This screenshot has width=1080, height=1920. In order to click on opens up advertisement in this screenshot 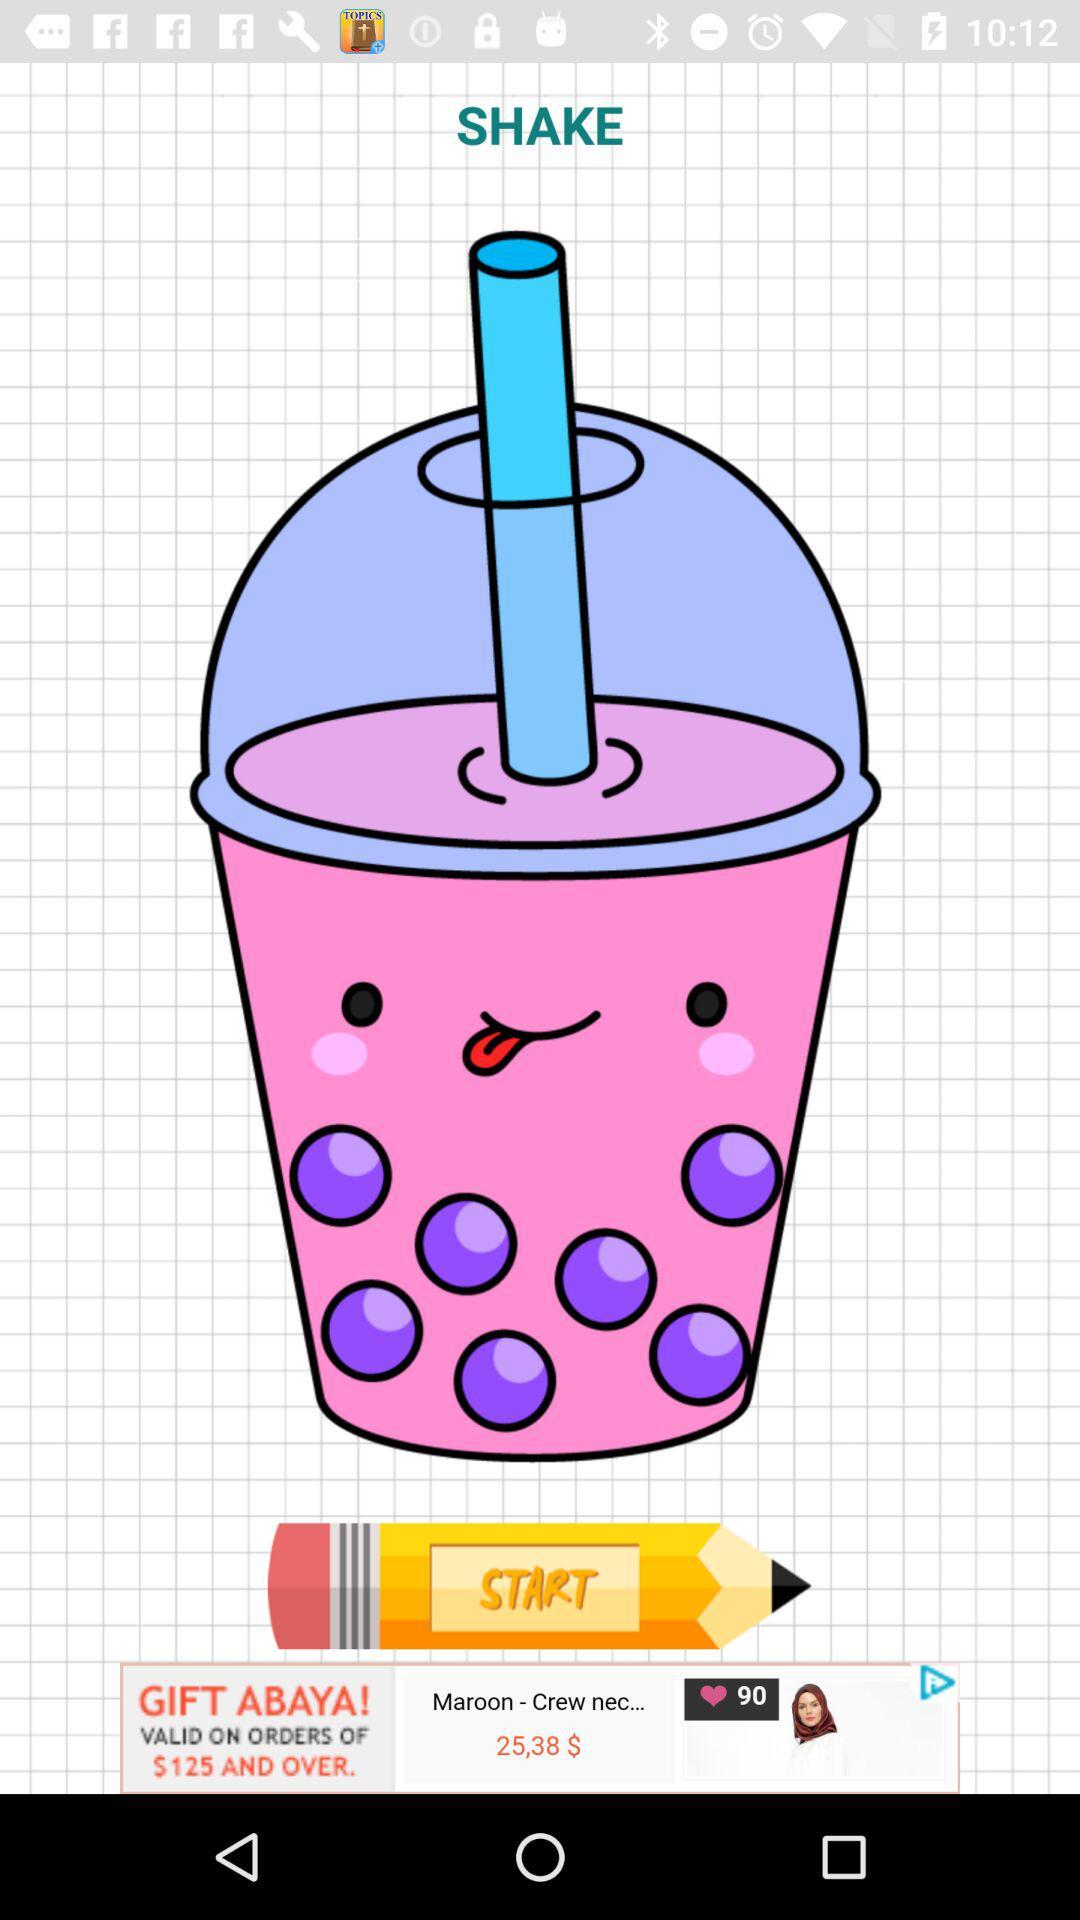, I will do `click(540, 1727)`.